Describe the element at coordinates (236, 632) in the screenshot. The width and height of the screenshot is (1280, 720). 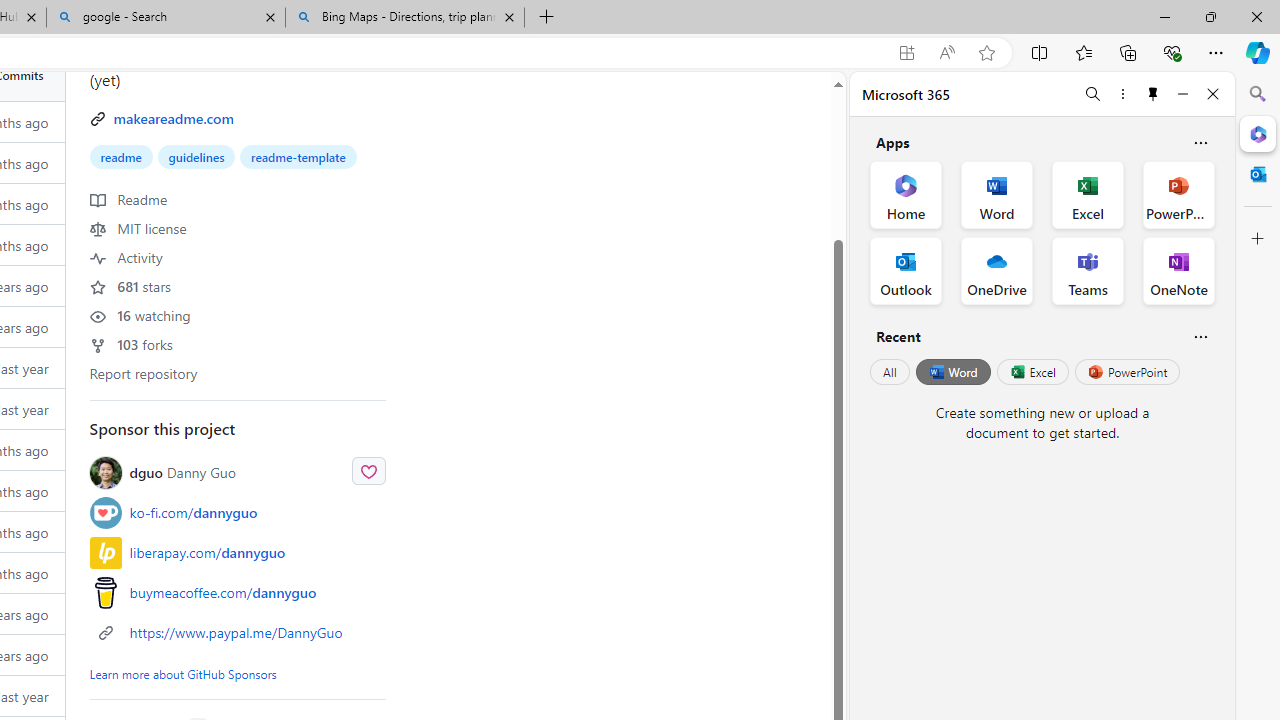
I see `'https://www.paypal.me/DannyGuo'` at that location.